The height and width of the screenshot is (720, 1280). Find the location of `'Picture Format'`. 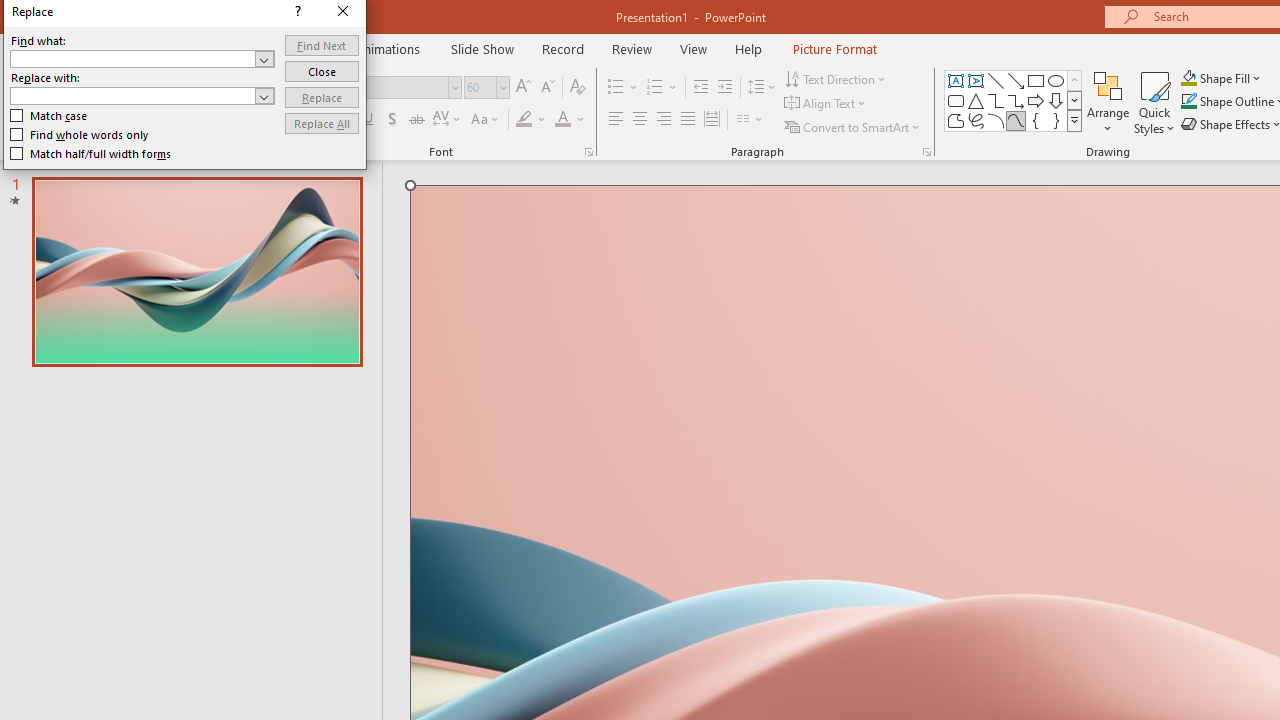

'Picture Format' is located at coordinates (835, 48).